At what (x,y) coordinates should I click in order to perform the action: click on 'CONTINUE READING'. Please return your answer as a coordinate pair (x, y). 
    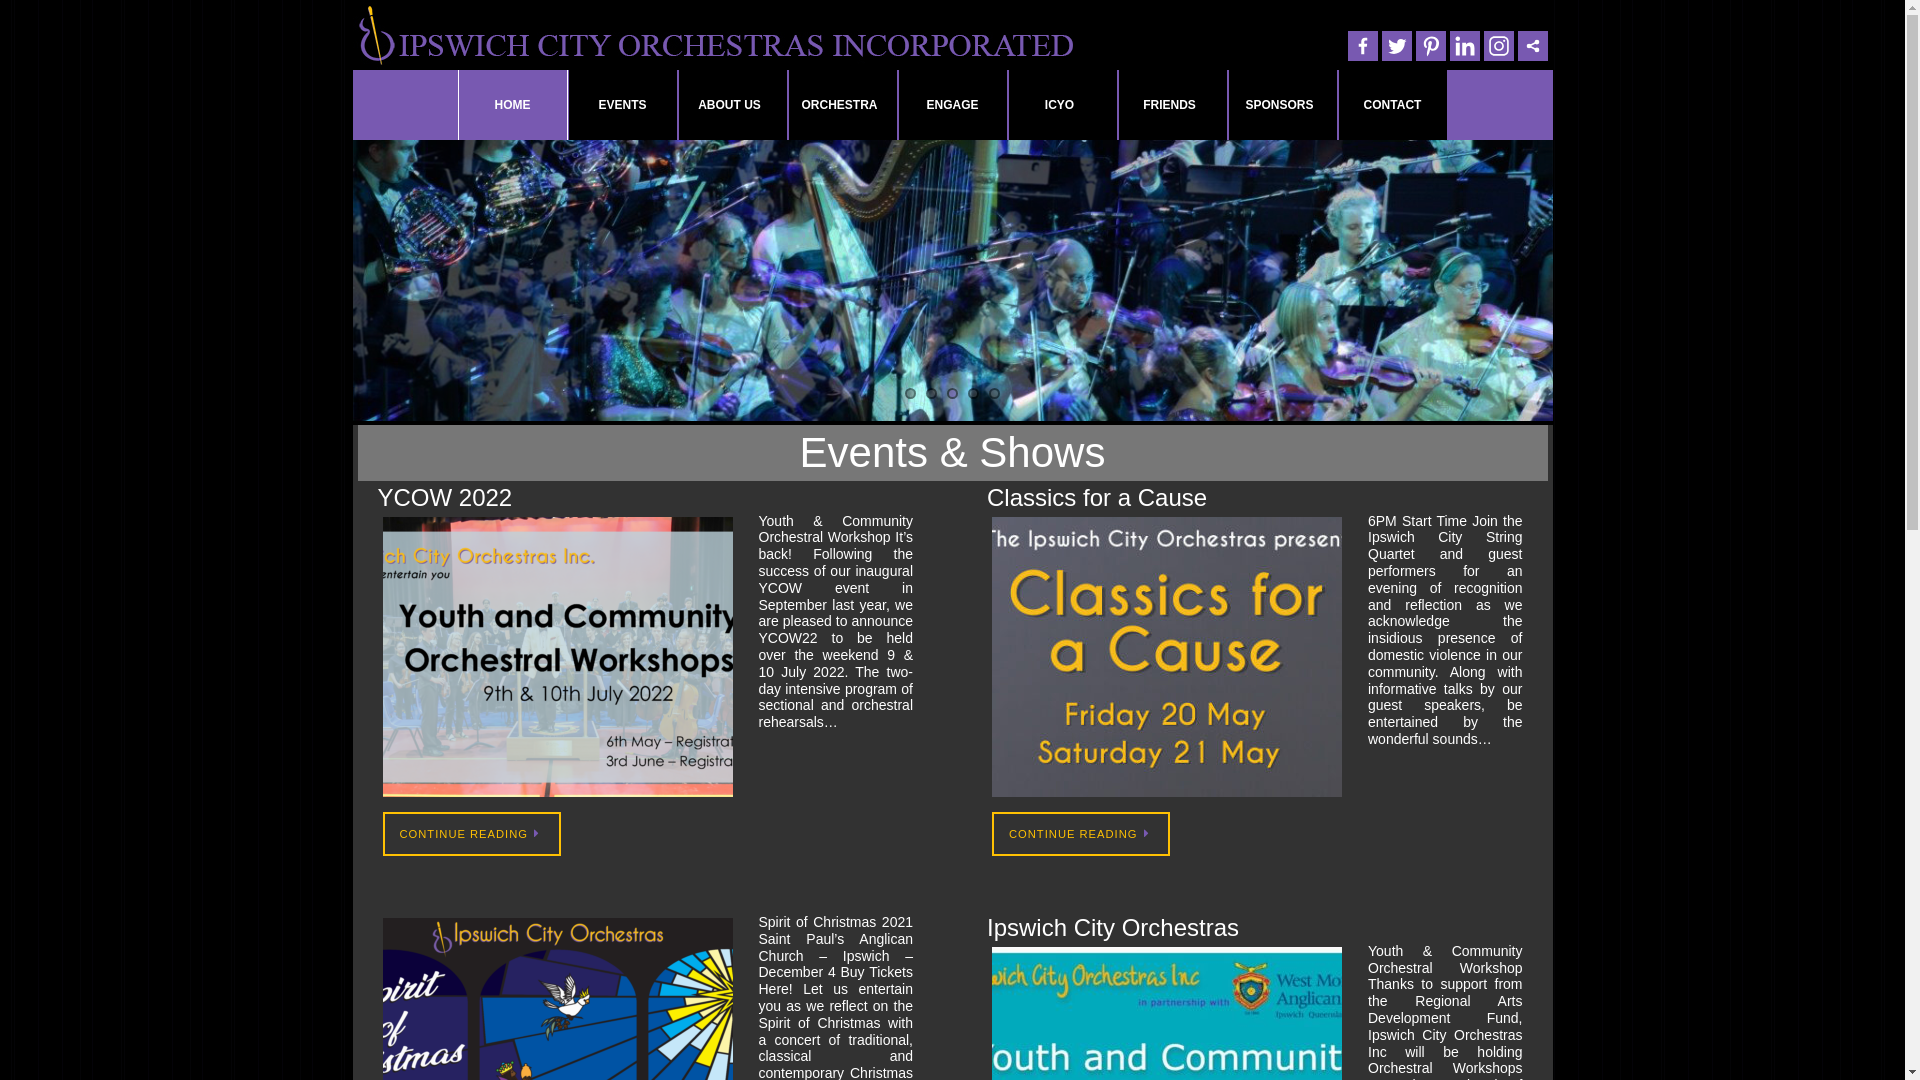
    Looking at the image, I should click on (1079, 834).